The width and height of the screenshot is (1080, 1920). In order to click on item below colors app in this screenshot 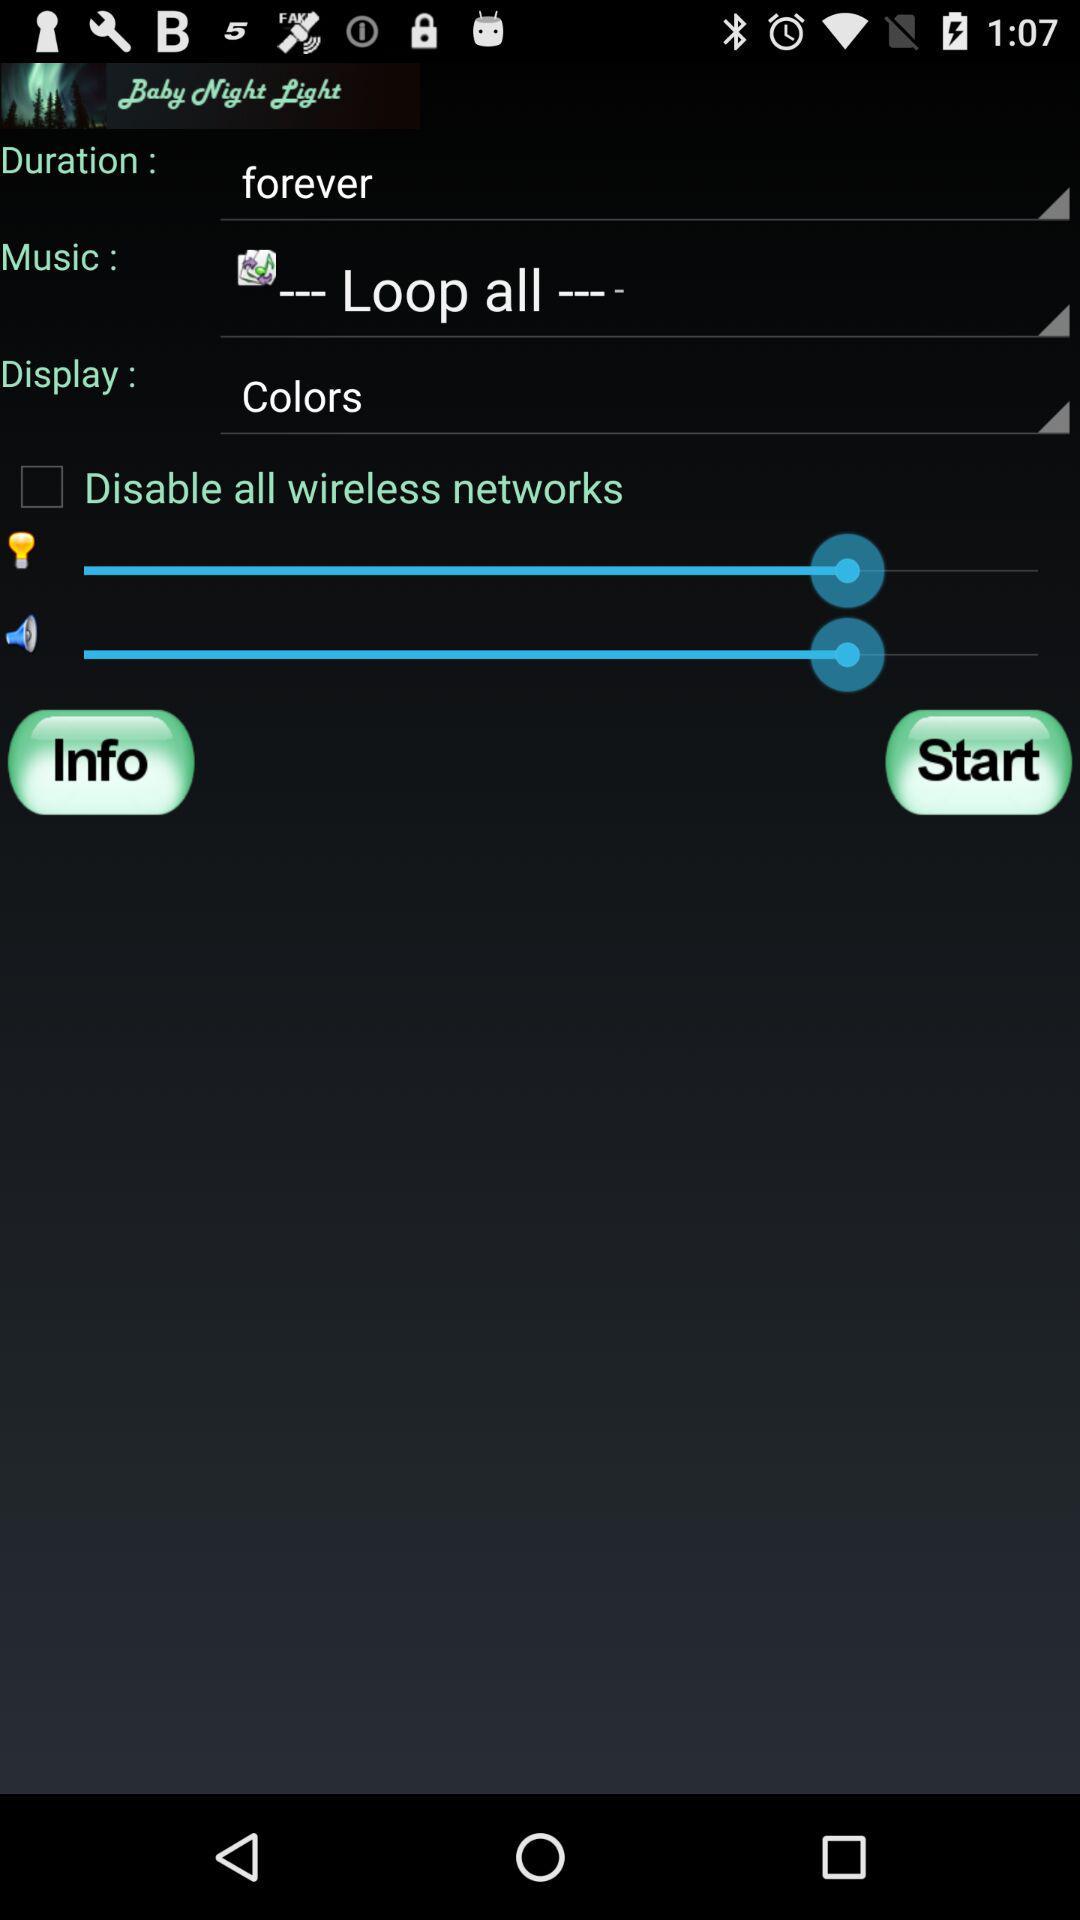, I will do `click(312, 486)`.